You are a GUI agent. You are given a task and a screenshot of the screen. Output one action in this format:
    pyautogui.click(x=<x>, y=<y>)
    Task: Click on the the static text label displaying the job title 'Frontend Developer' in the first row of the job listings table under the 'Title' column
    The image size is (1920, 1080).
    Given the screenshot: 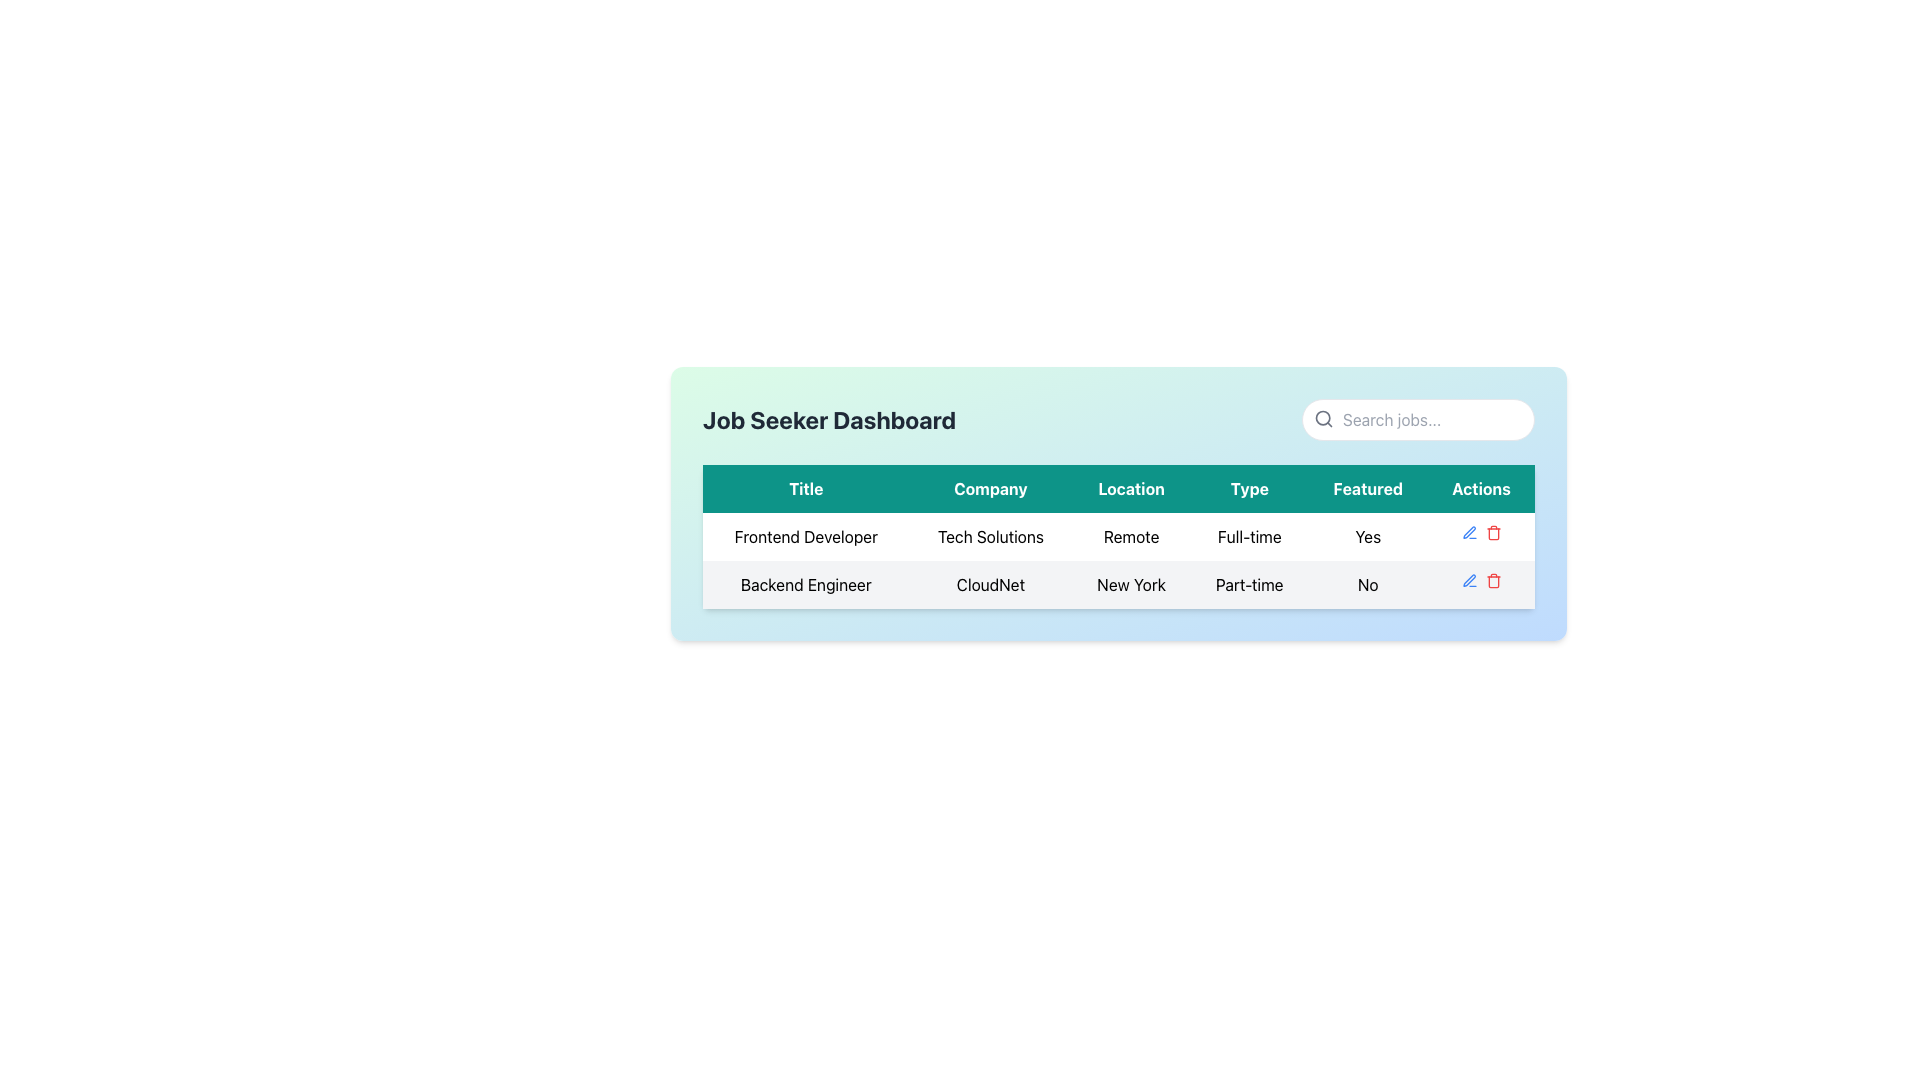 What is the action you would take?
    pyautogui.click(x=806, y=535)
    